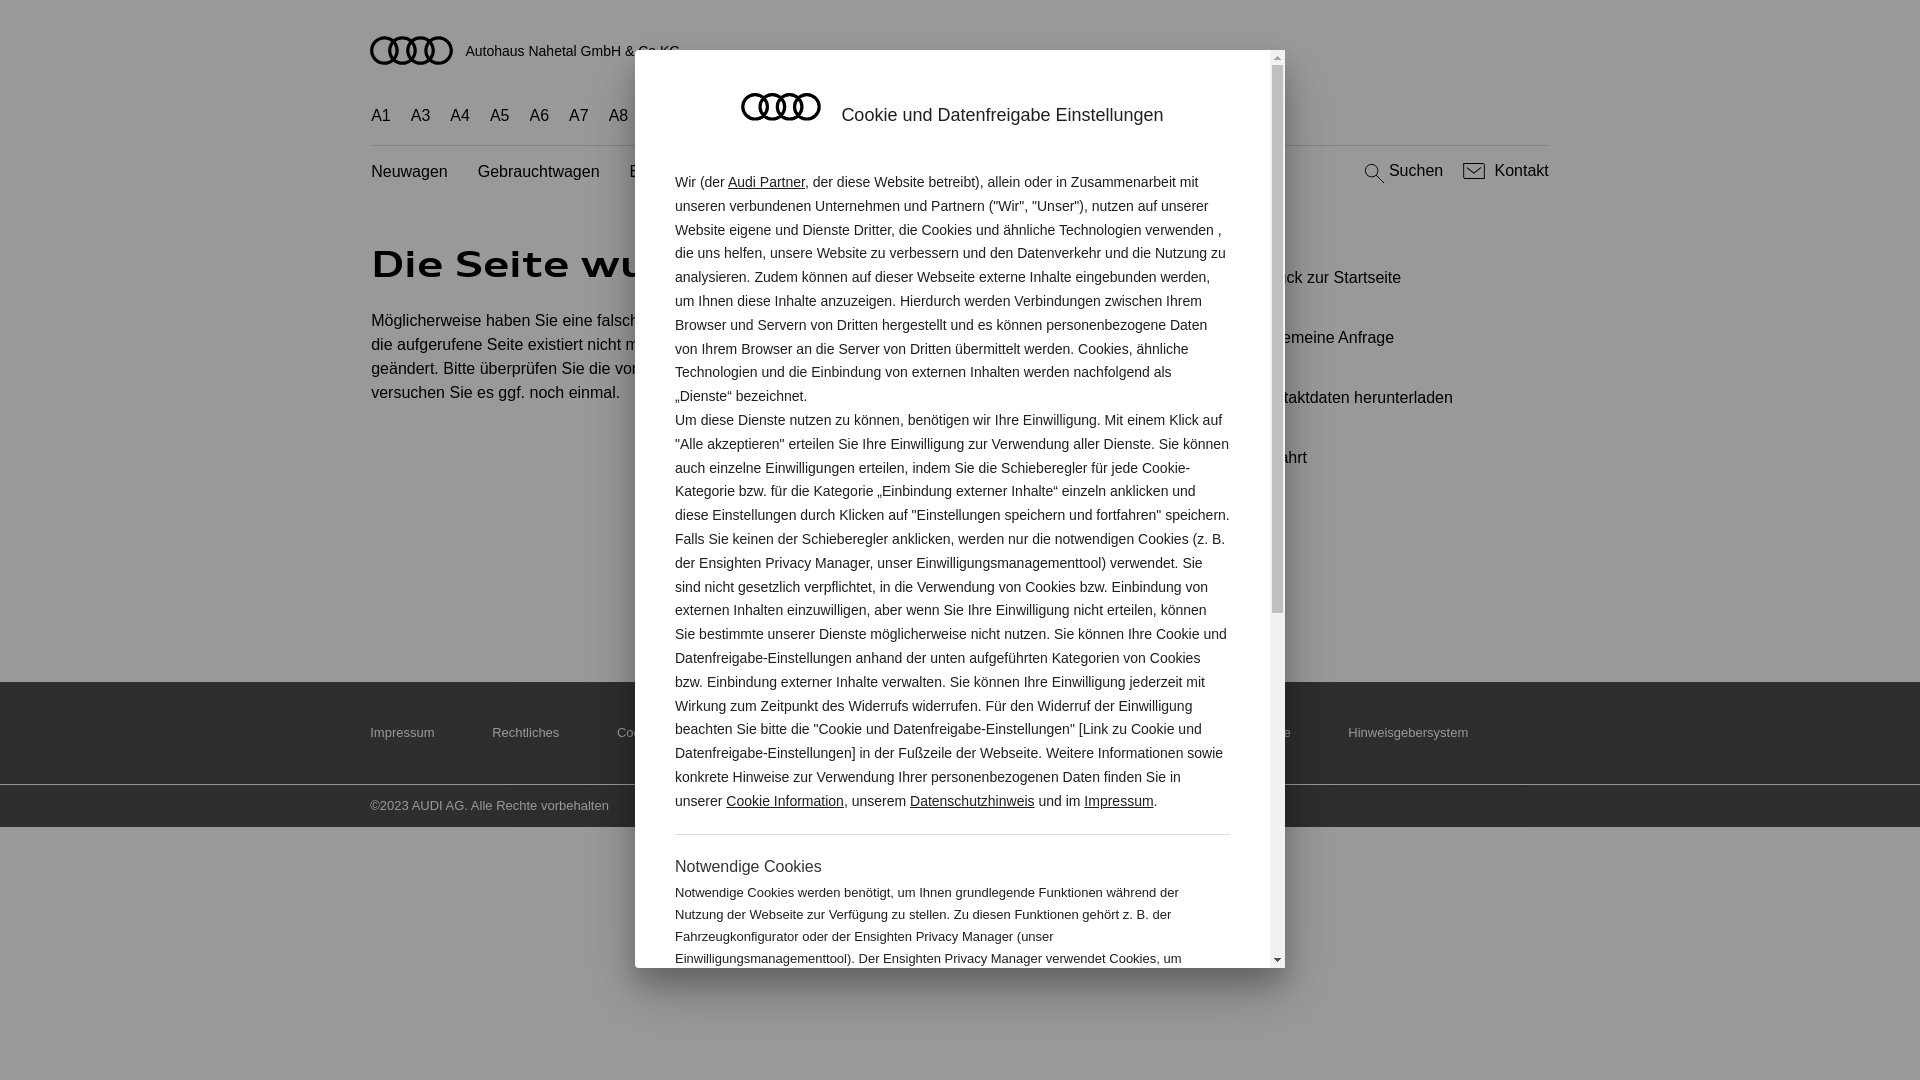 This screenshot has width=1920, height=1080. I want to click on 'Q2', so click(658, 115).